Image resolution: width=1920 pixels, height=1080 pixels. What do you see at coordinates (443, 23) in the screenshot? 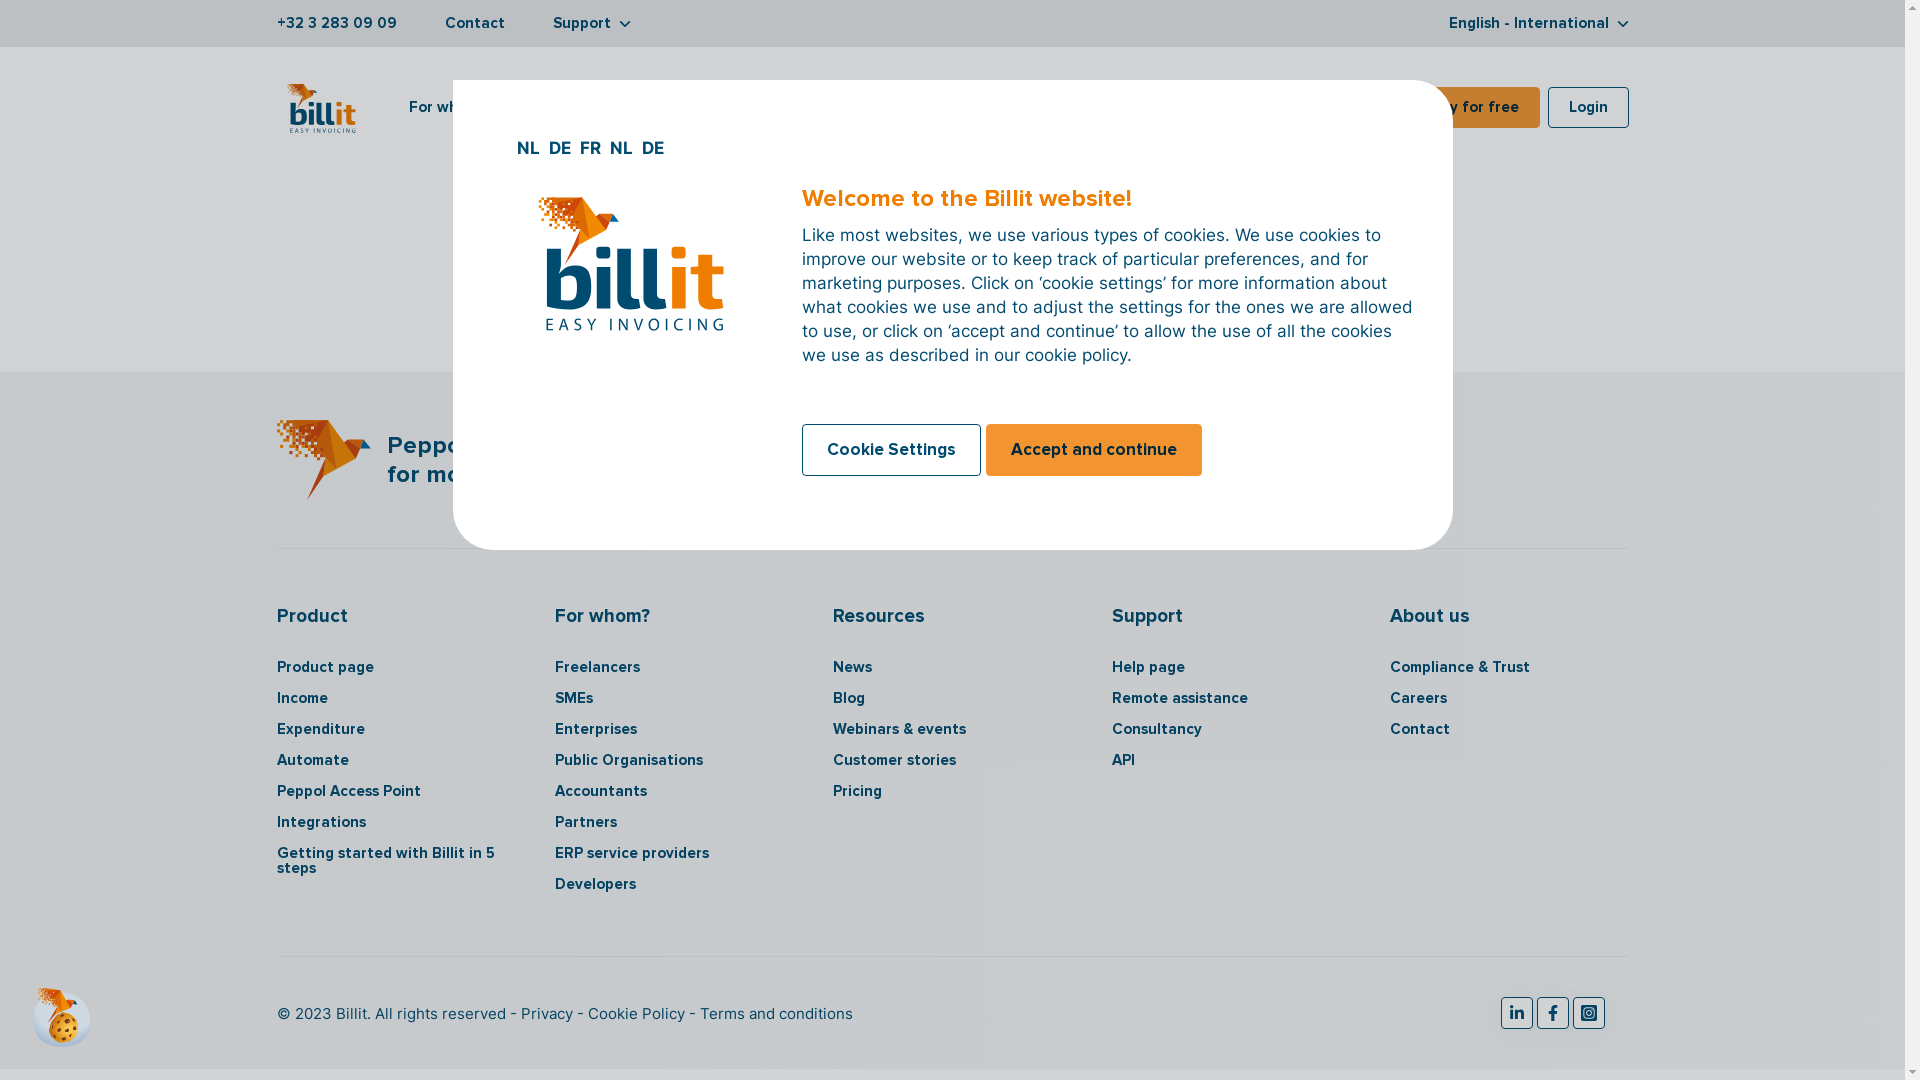
I see `'Contact'` at bounding box center [443, 23].